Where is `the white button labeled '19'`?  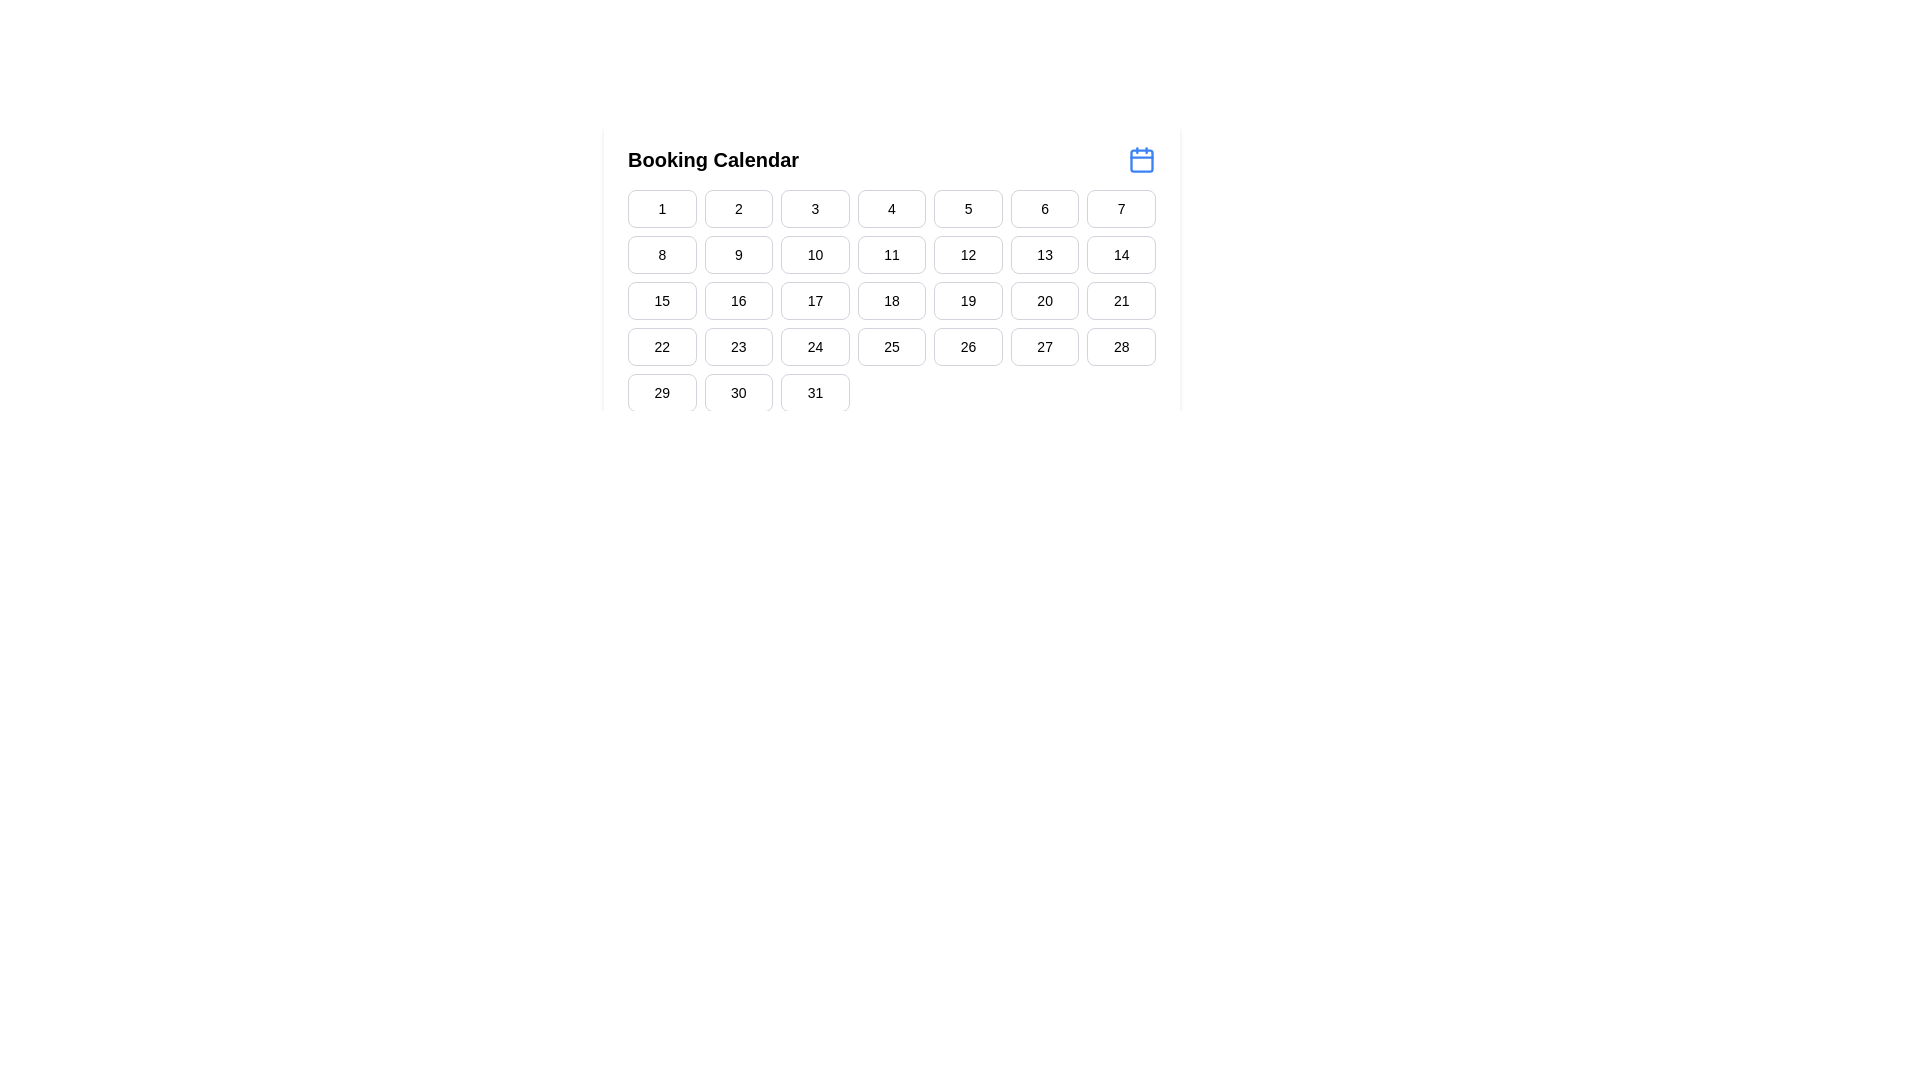
the white button labeled '19' is located at coordinates (968, 300).